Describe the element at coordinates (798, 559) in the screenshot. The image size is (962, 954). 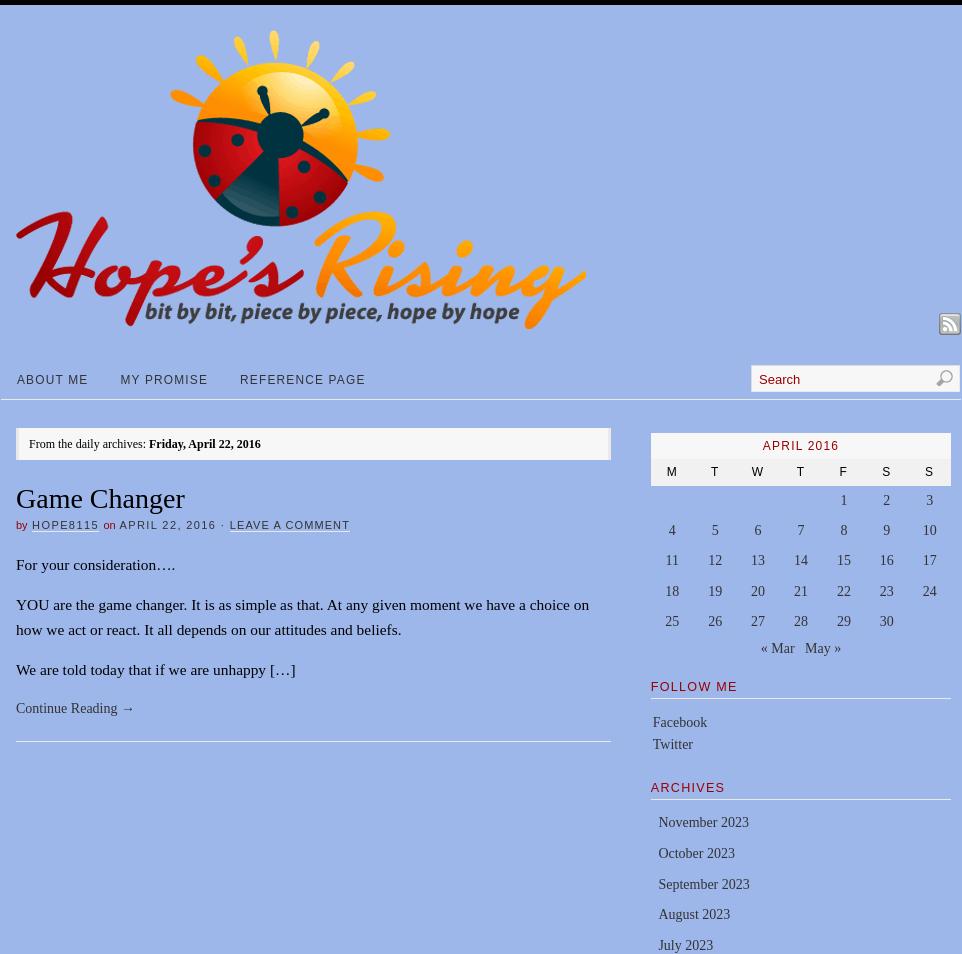
I see `'14'` at that location.